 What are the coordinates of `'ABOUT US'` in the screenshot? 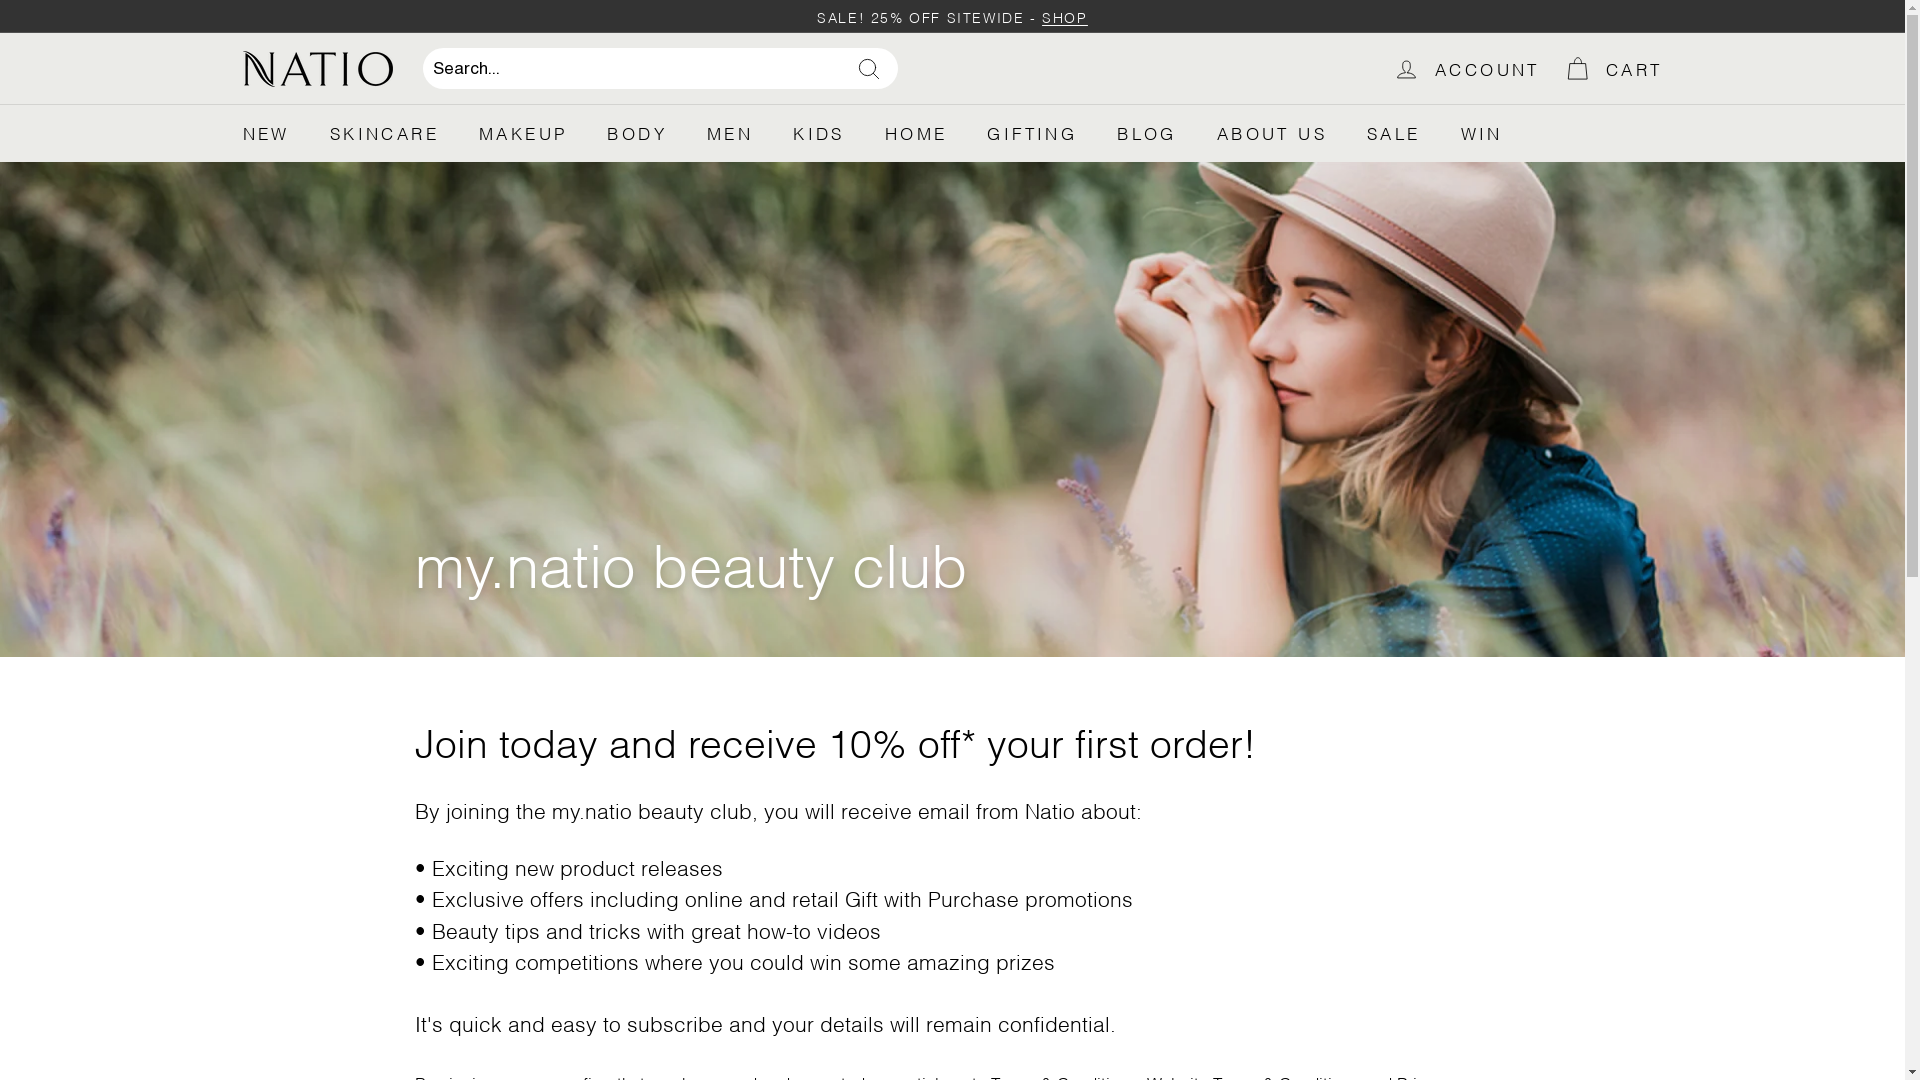 It's located at (1196, 132).